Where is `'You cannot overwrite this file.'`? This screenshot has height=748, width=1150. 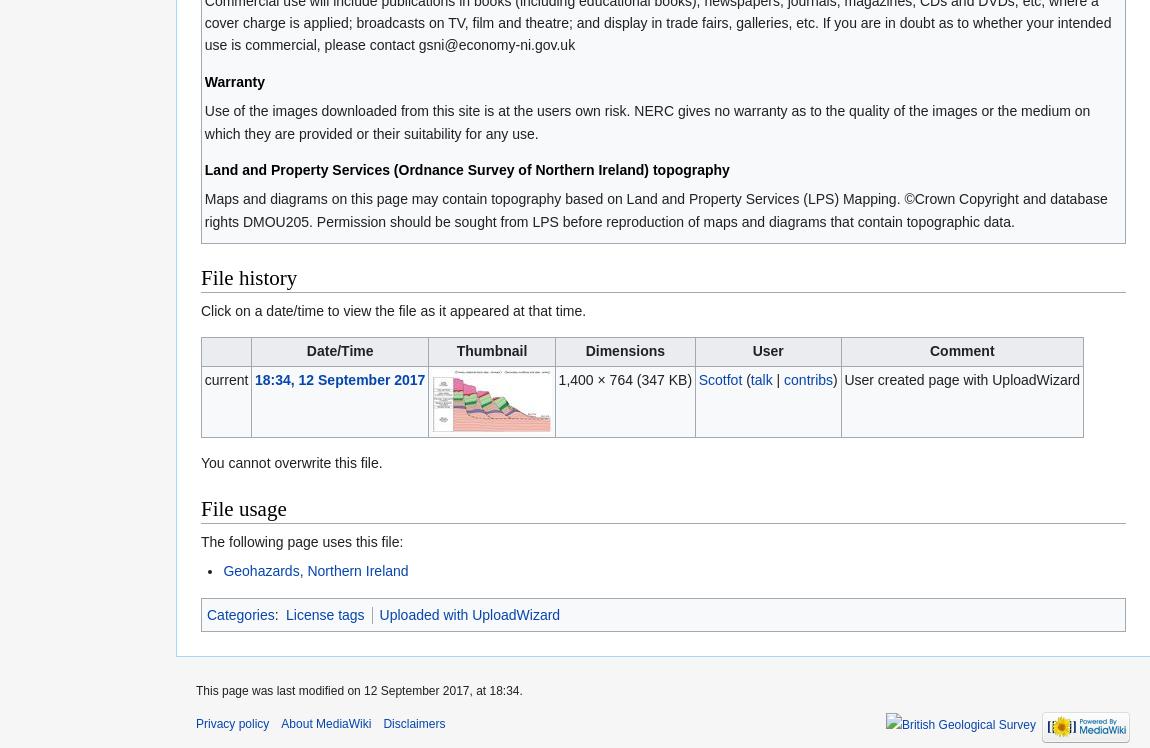 'You cannot overwrite this file.' is located at coordinates (291, 462).